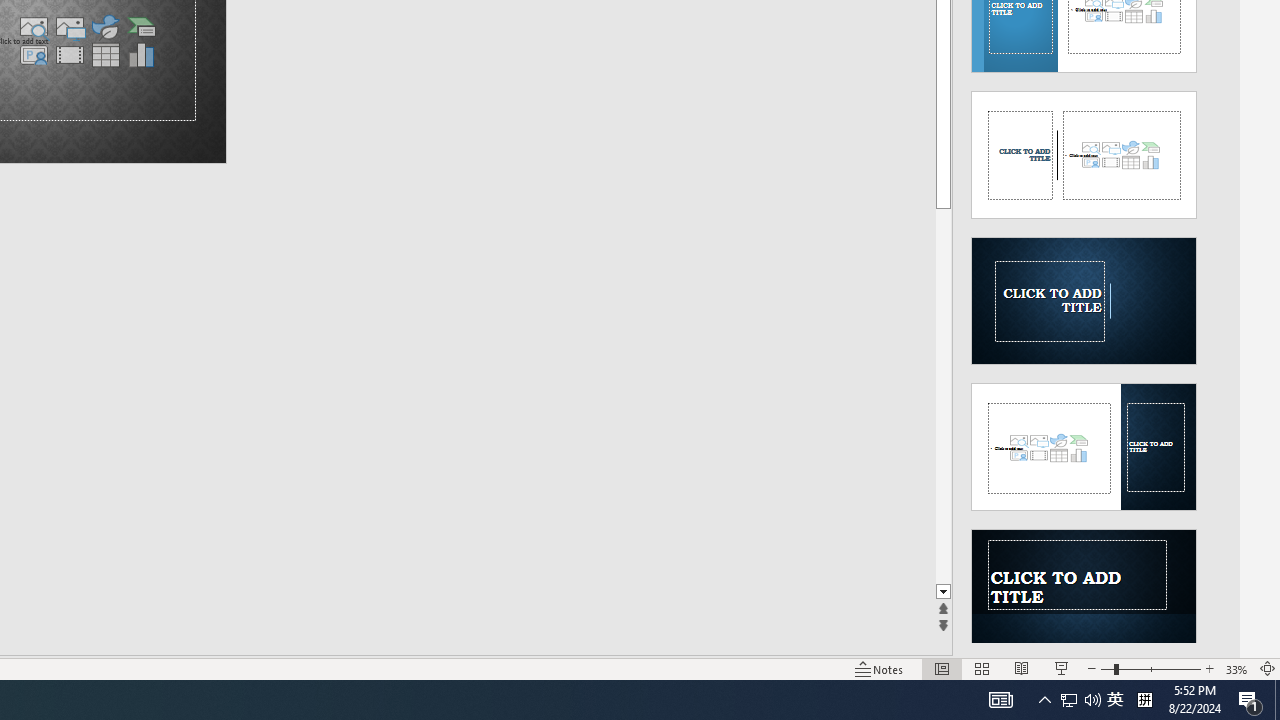 The height and width of the screenshot is (720, 1280). Describe the element at coordinates (140, 27) in the screenshot. I see `'Insert a SmartArt Graphic'` at that location.